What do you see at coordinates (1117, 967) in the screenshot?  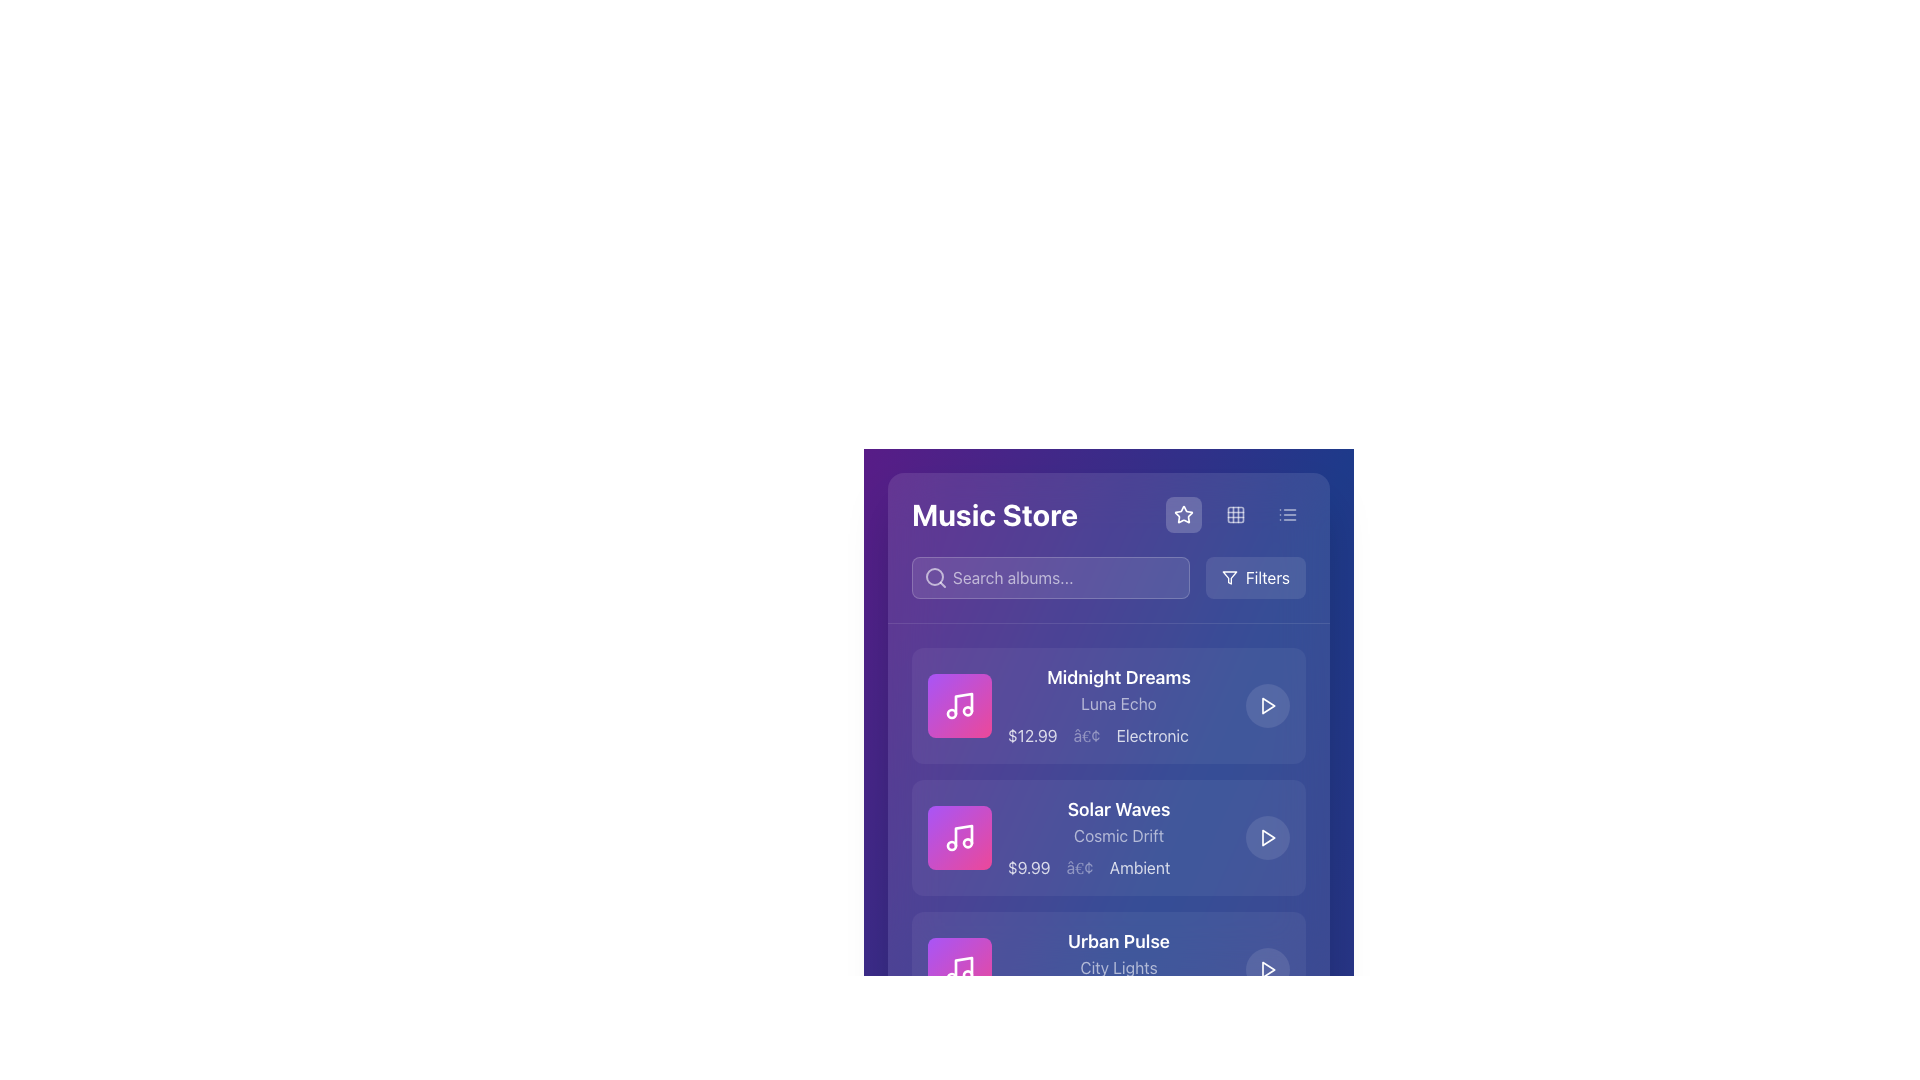 I see `the static text that provides additional information related to 'Urban Pulse' in the music store application, located directly beneath the 'Urban Pulse' text` at bounding box center [1117, 967].